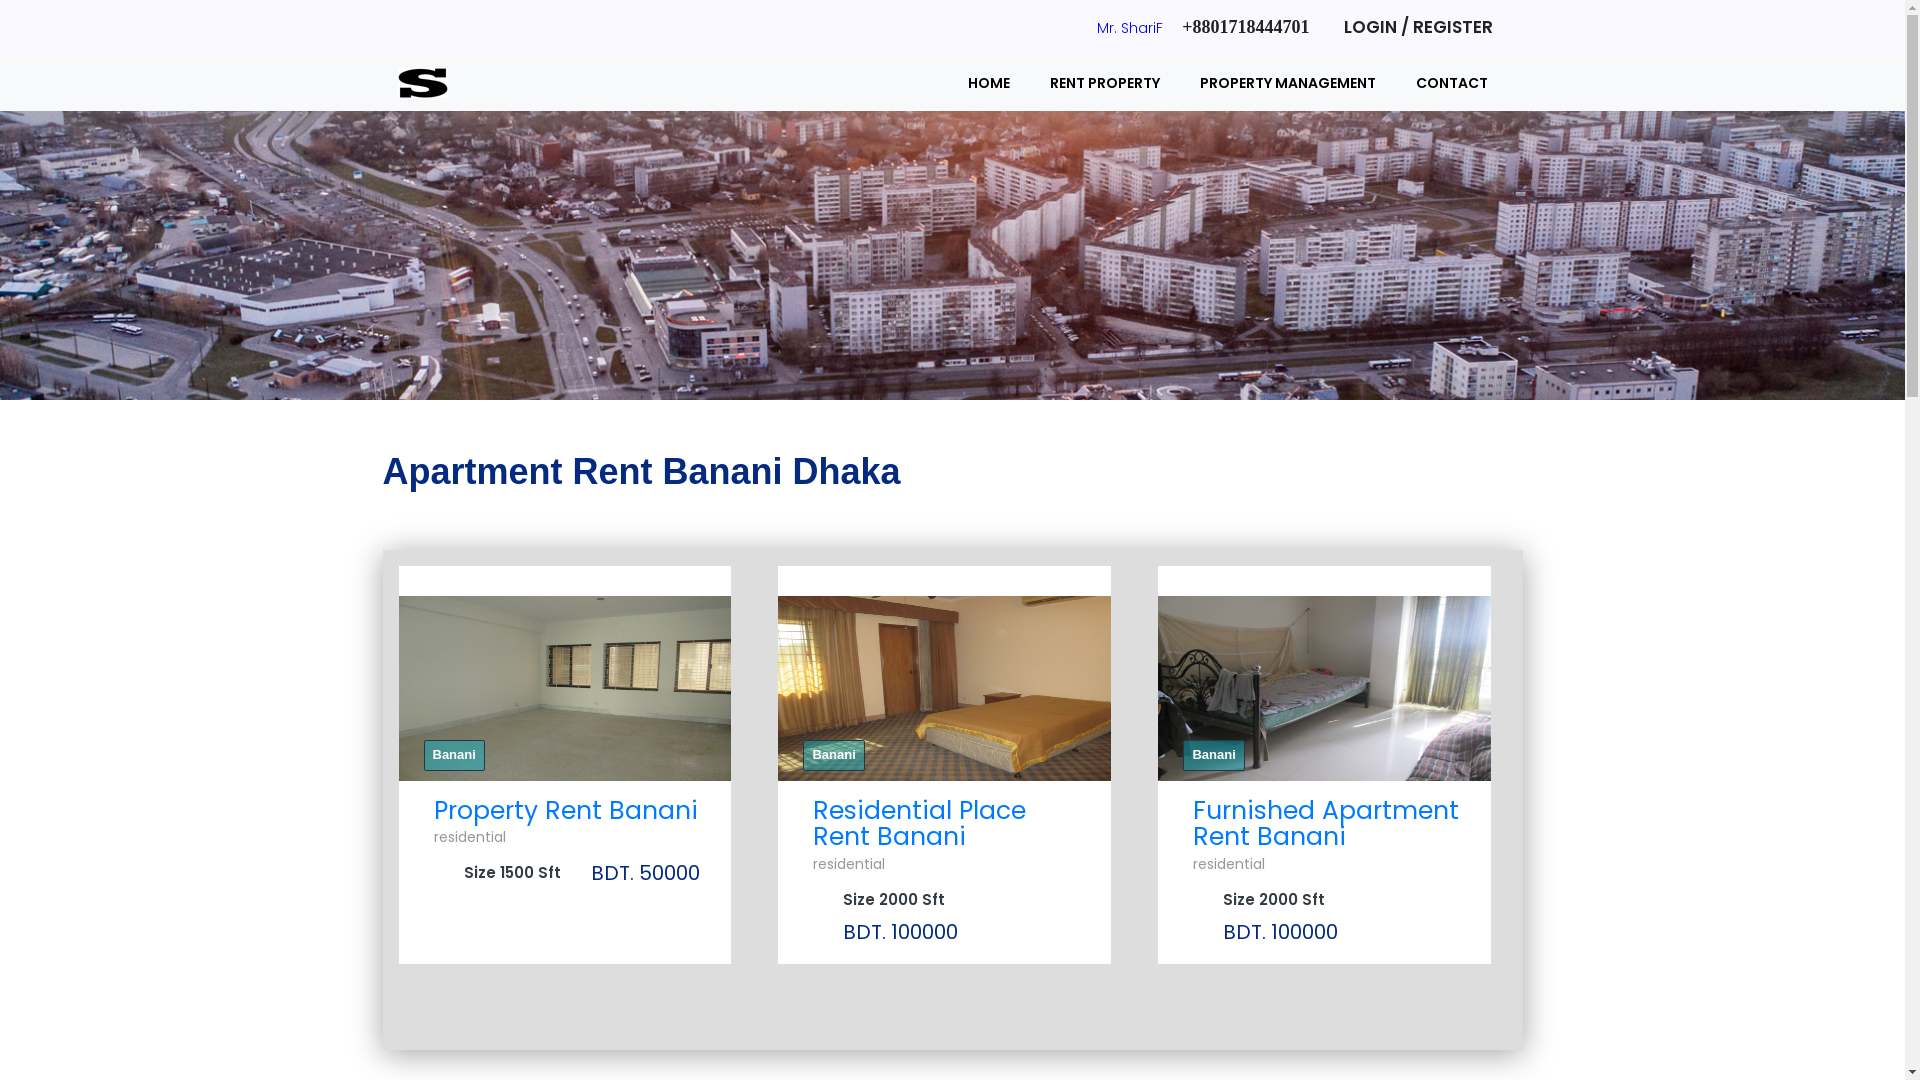 The image size is (1920, 1080). What do you see at coordinates (1395, 82) in the screenshot?
I see `'CONTACT'` at bounding box center [1395, 82].